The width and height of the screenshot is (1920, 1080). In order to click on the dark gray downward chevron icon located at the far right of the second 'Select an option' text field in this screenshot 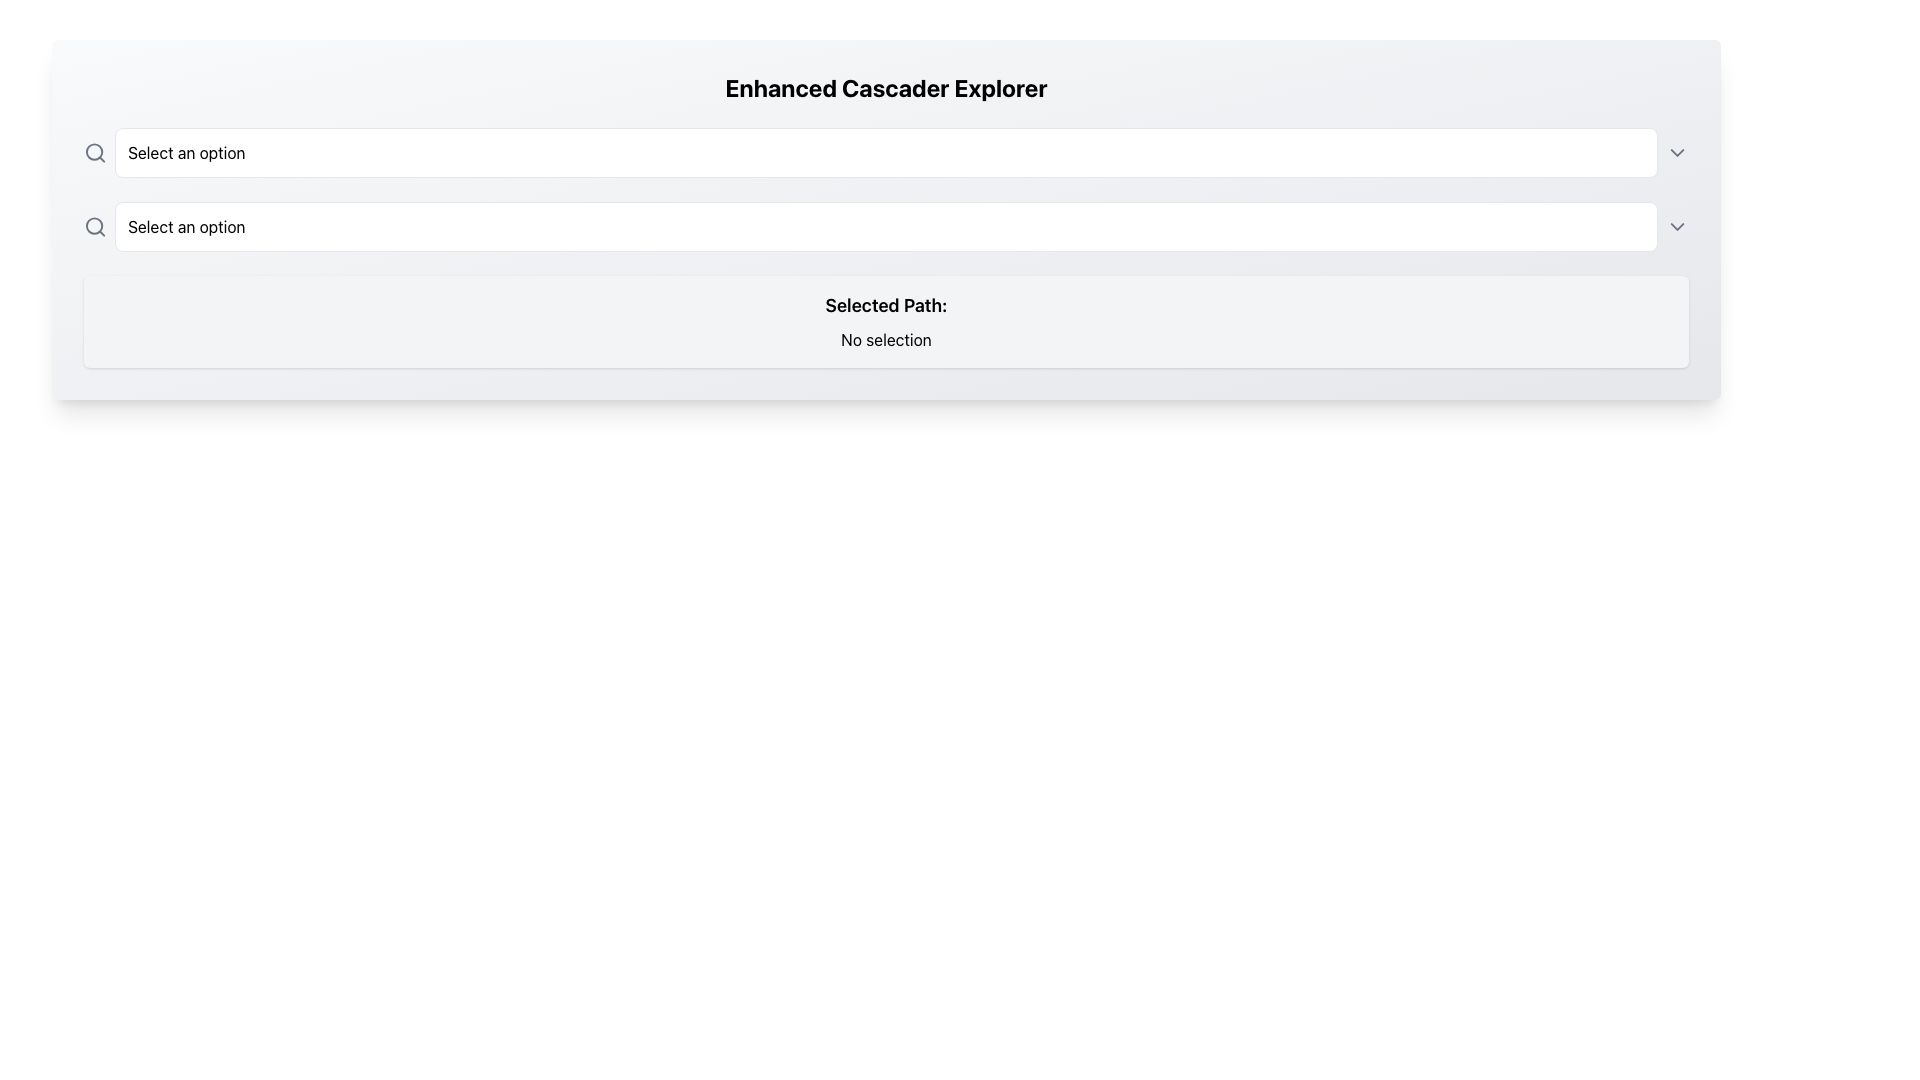, I will do `click(1677, 226)`.